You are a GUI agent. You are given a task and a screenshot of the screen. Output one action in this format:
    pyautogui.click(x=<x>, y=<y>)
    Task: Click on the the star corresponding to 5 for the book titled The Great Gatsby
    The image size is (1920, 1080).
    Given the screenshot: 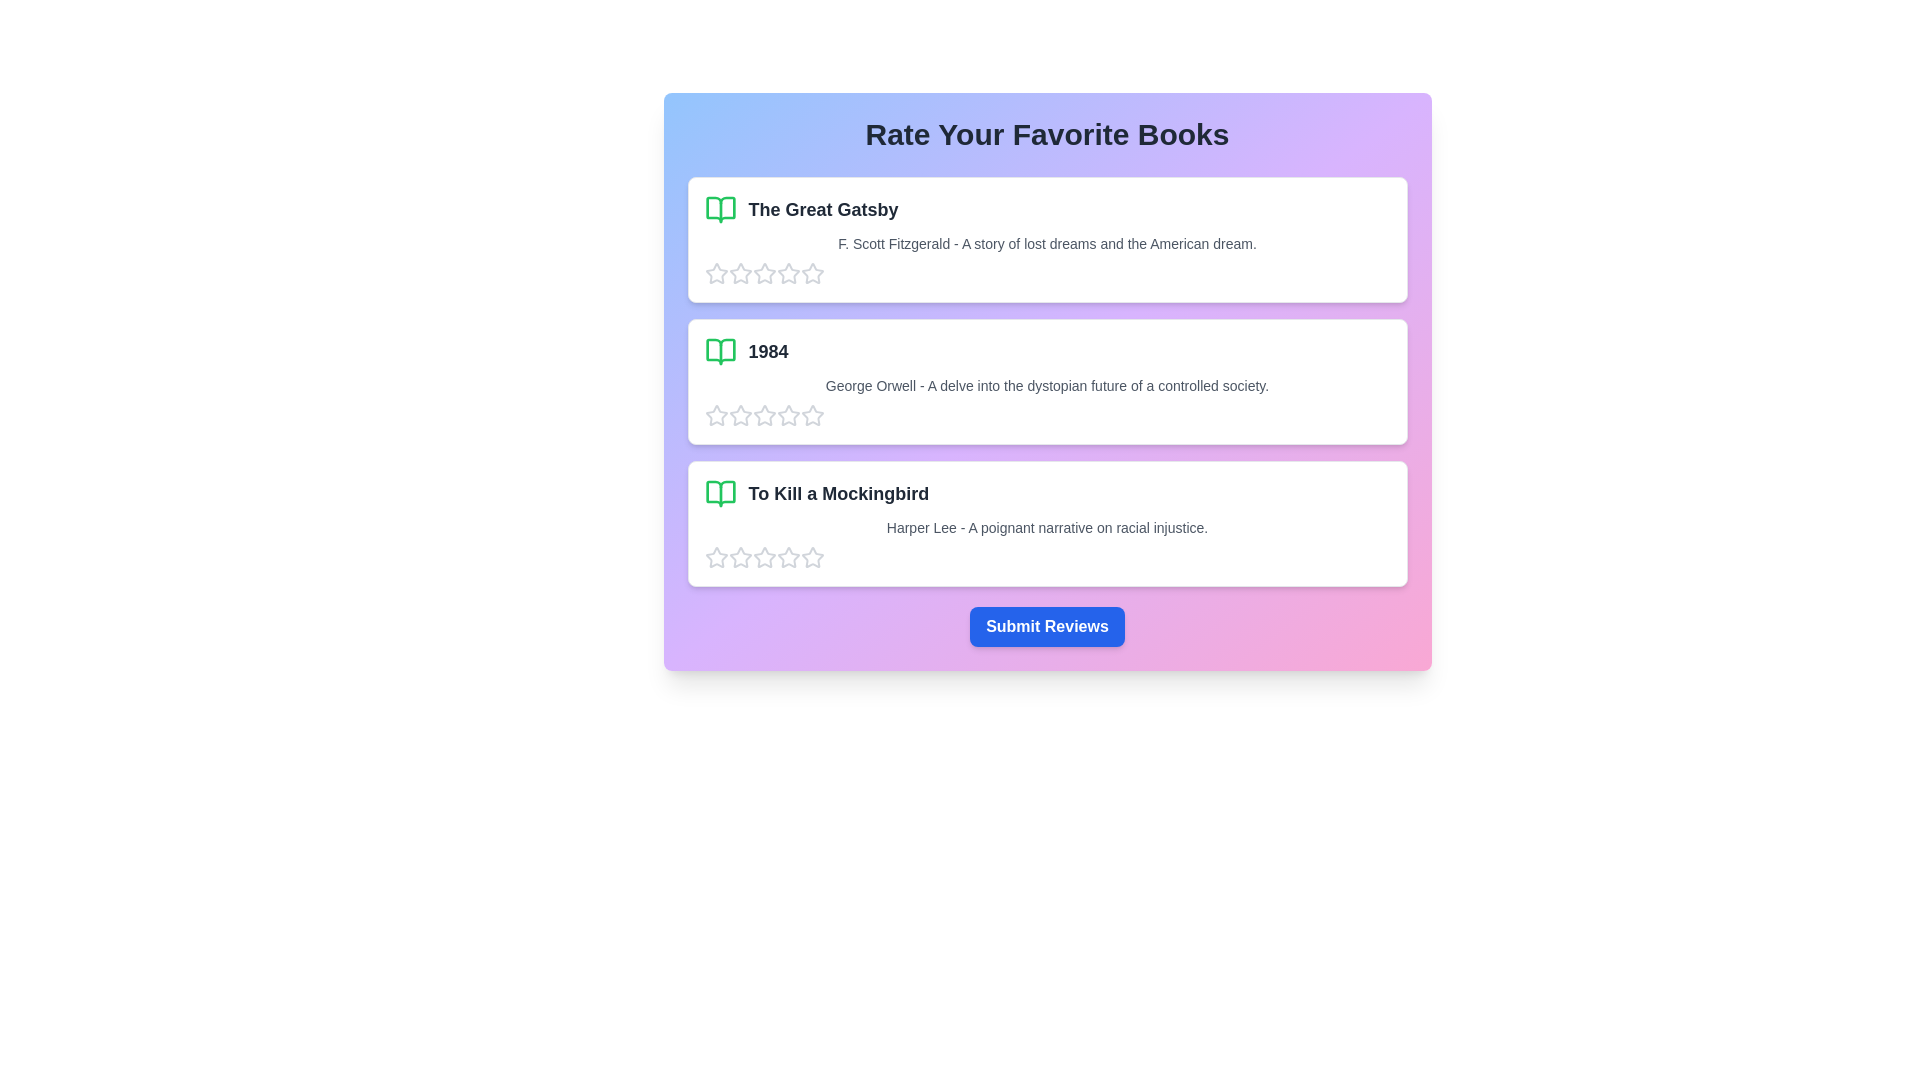 What is the action you would take?
    pyautogui.click(x=812, y=273)
    